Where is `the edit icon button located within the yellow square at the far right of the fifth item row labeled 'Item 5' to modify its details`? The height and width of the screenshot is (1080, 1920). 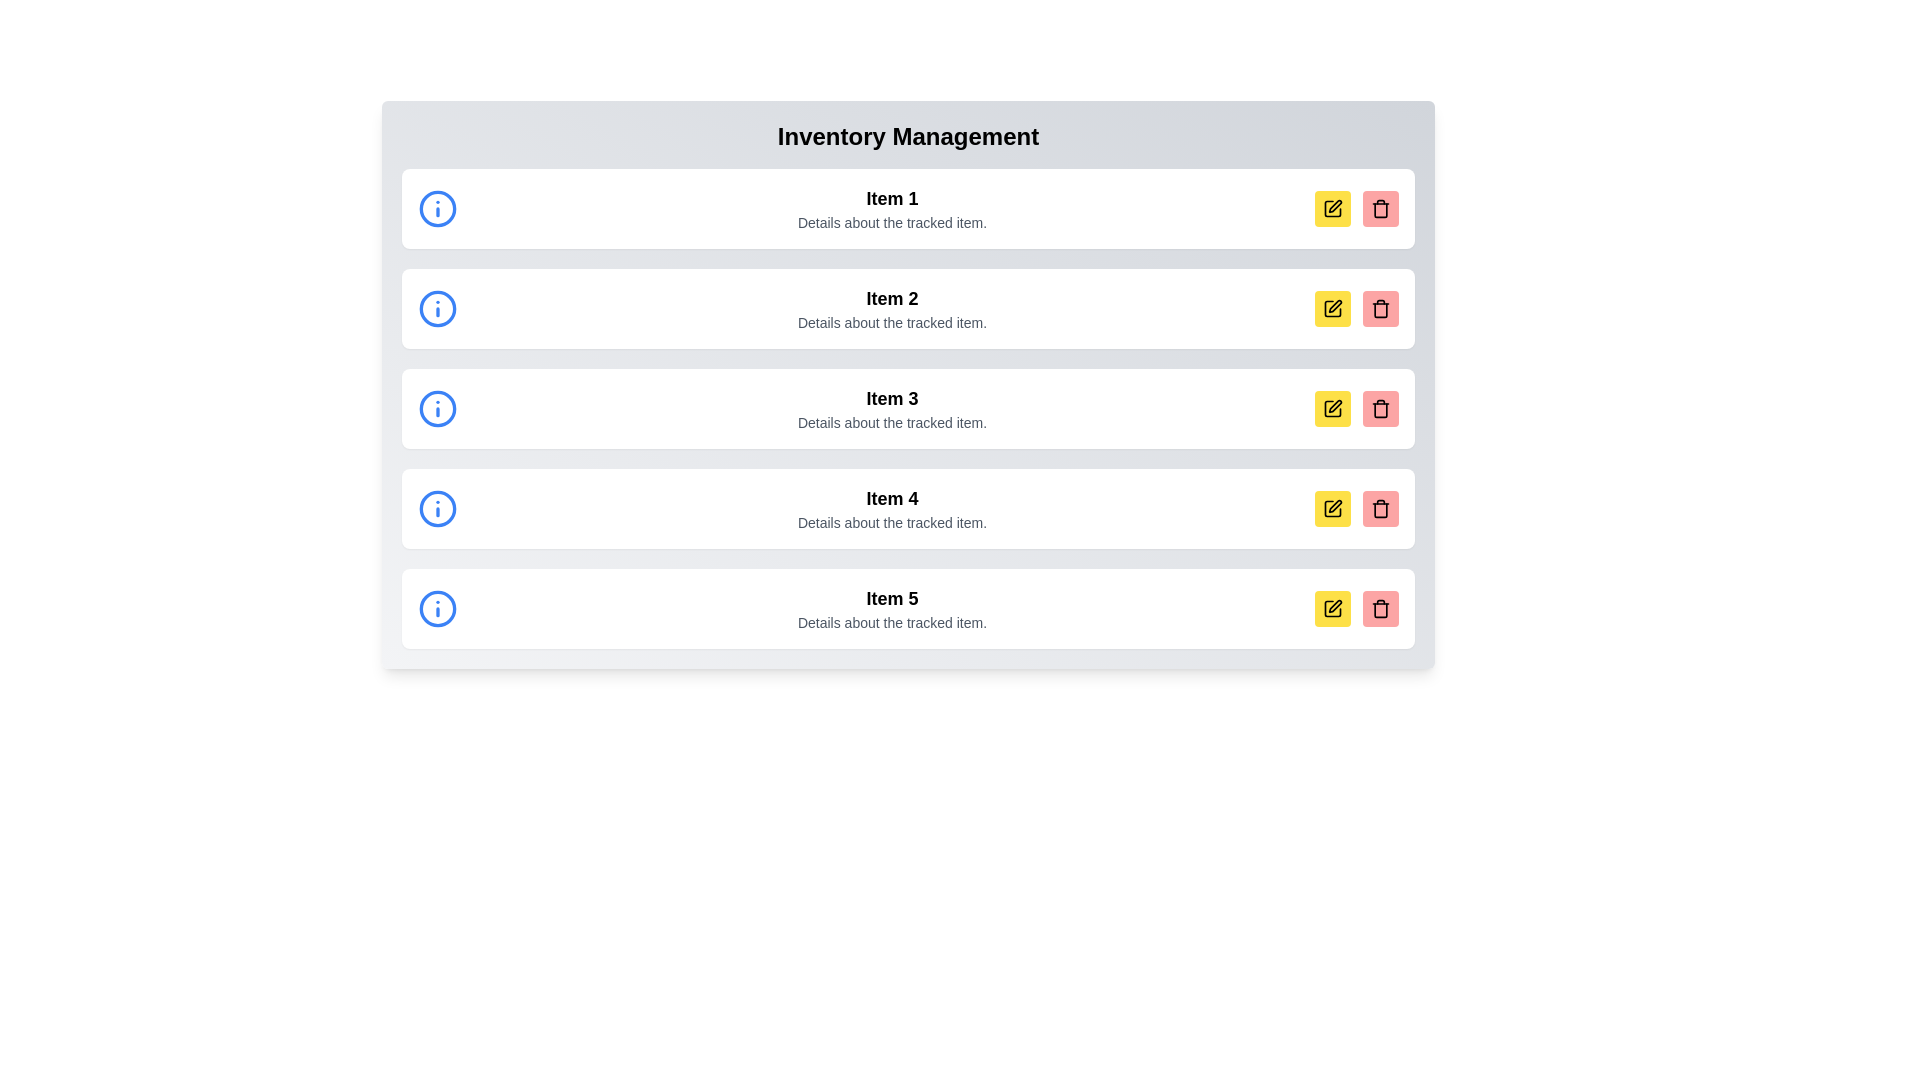 the edit icon button located within the yellow square at the far right of the fifth item row labeled 'Item 5' to modify its details is located at coordinates (1335, 605).